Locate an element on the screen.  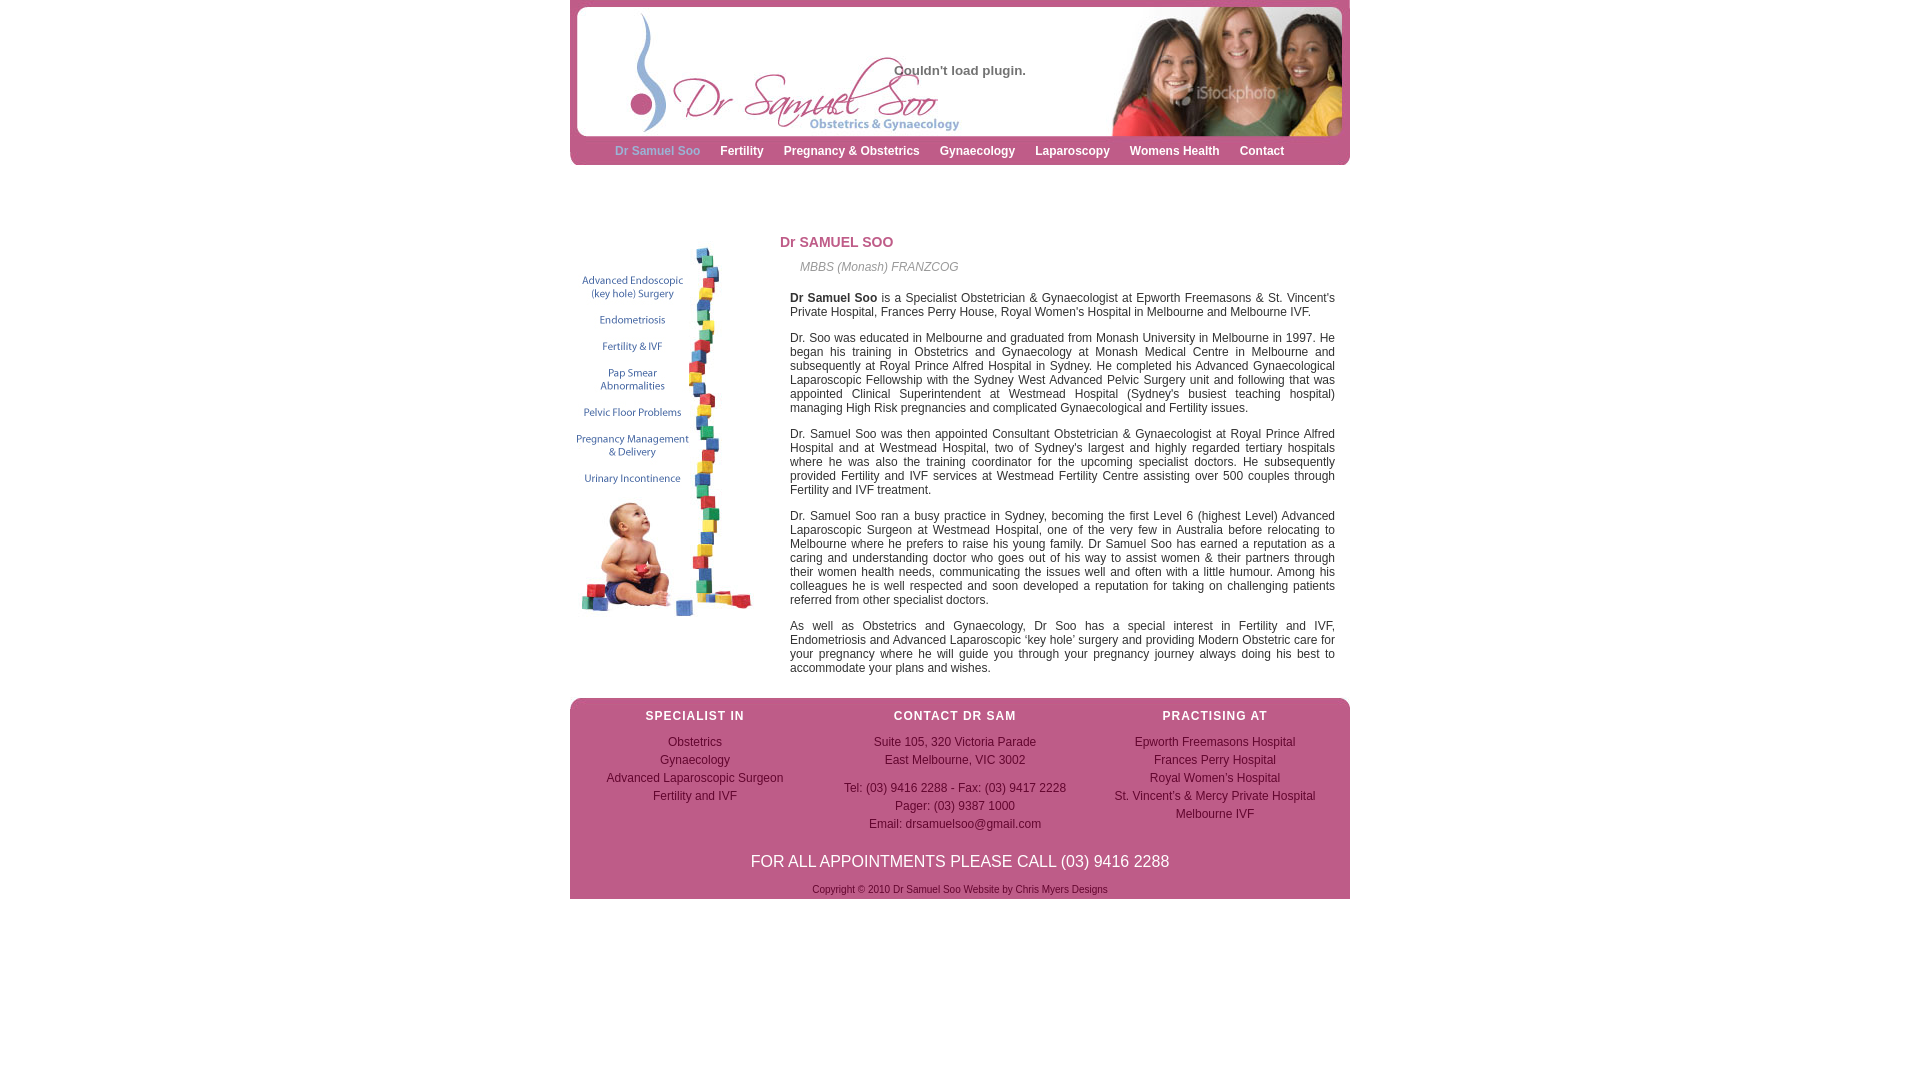
'Melbourne IVF' is located at coordinates (1214, 813).